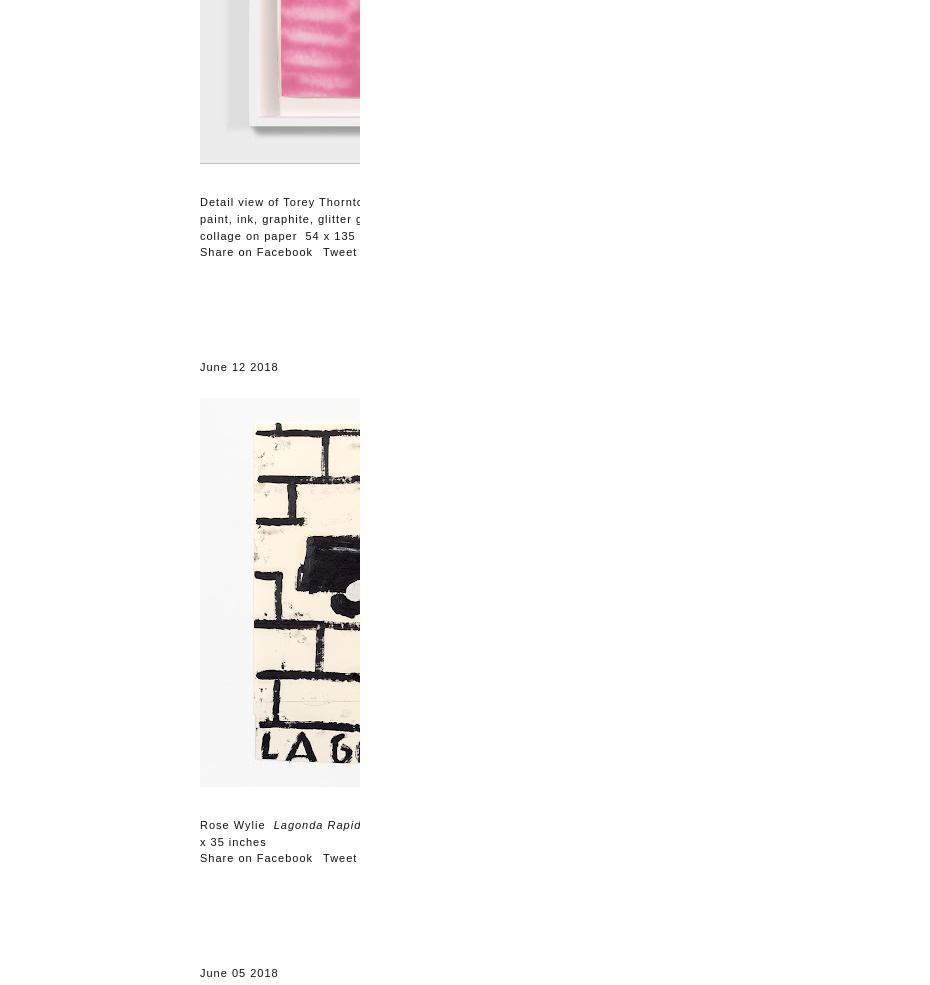  Describe the element at coordinates (236, 824) in the screenshot. I see `'Rose Wylie'` at that location.